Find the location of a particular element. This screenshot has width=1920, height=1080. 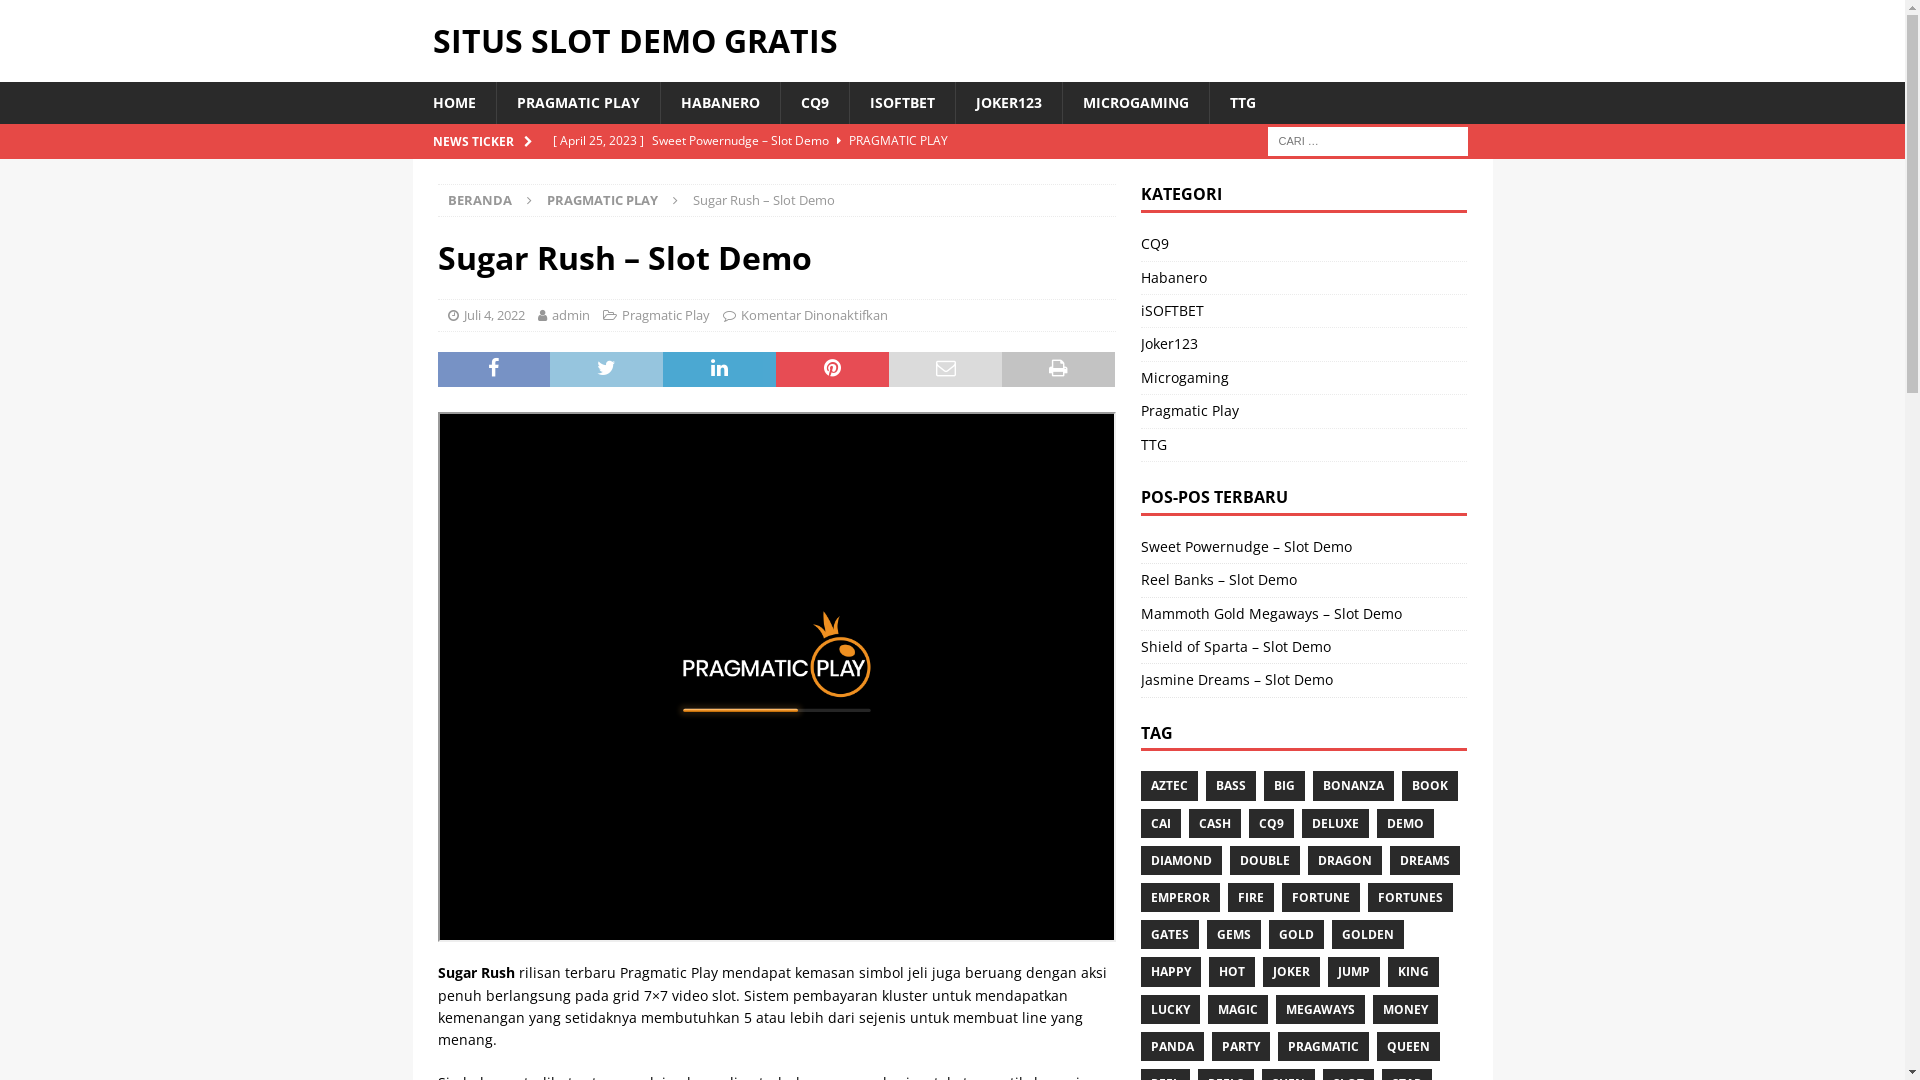

'Habanero' is located at coordinates (1304, 277).